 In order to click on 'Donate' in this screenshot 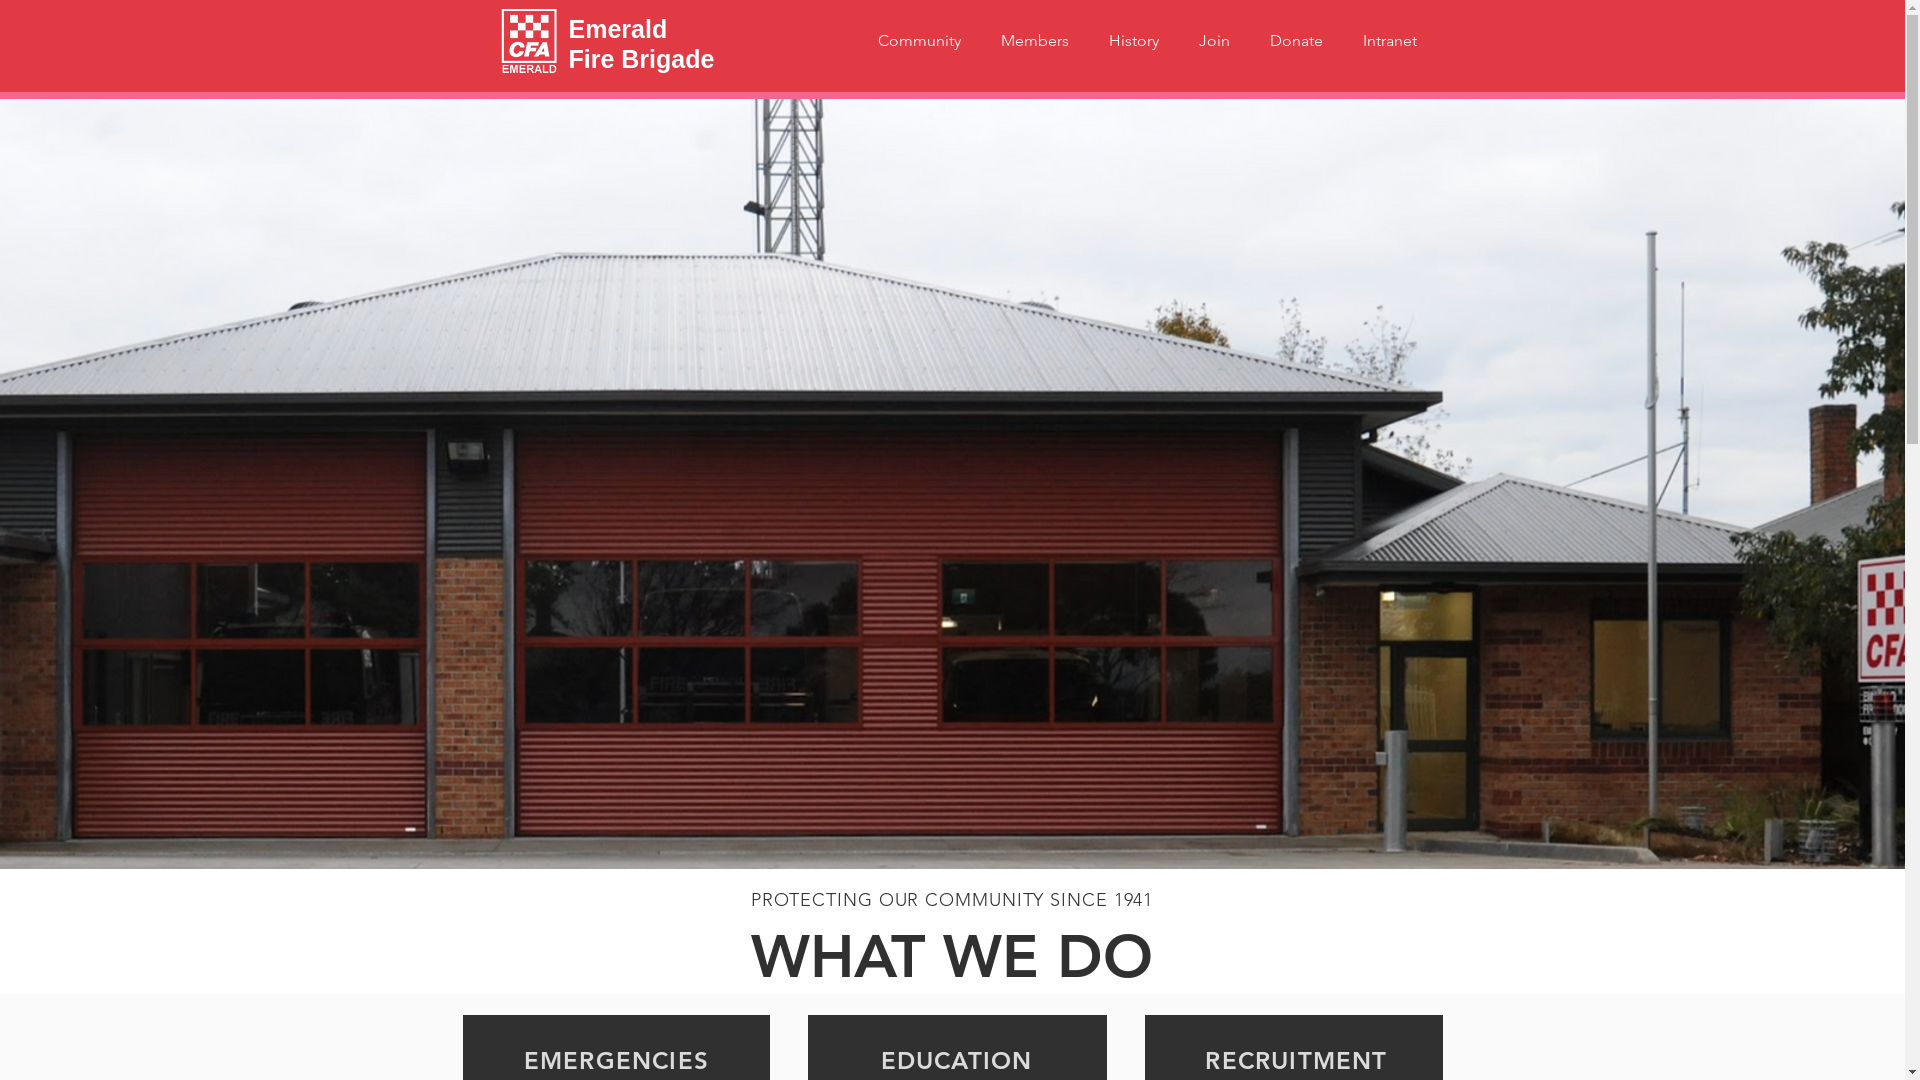, I will do `click(1296, 41)`.